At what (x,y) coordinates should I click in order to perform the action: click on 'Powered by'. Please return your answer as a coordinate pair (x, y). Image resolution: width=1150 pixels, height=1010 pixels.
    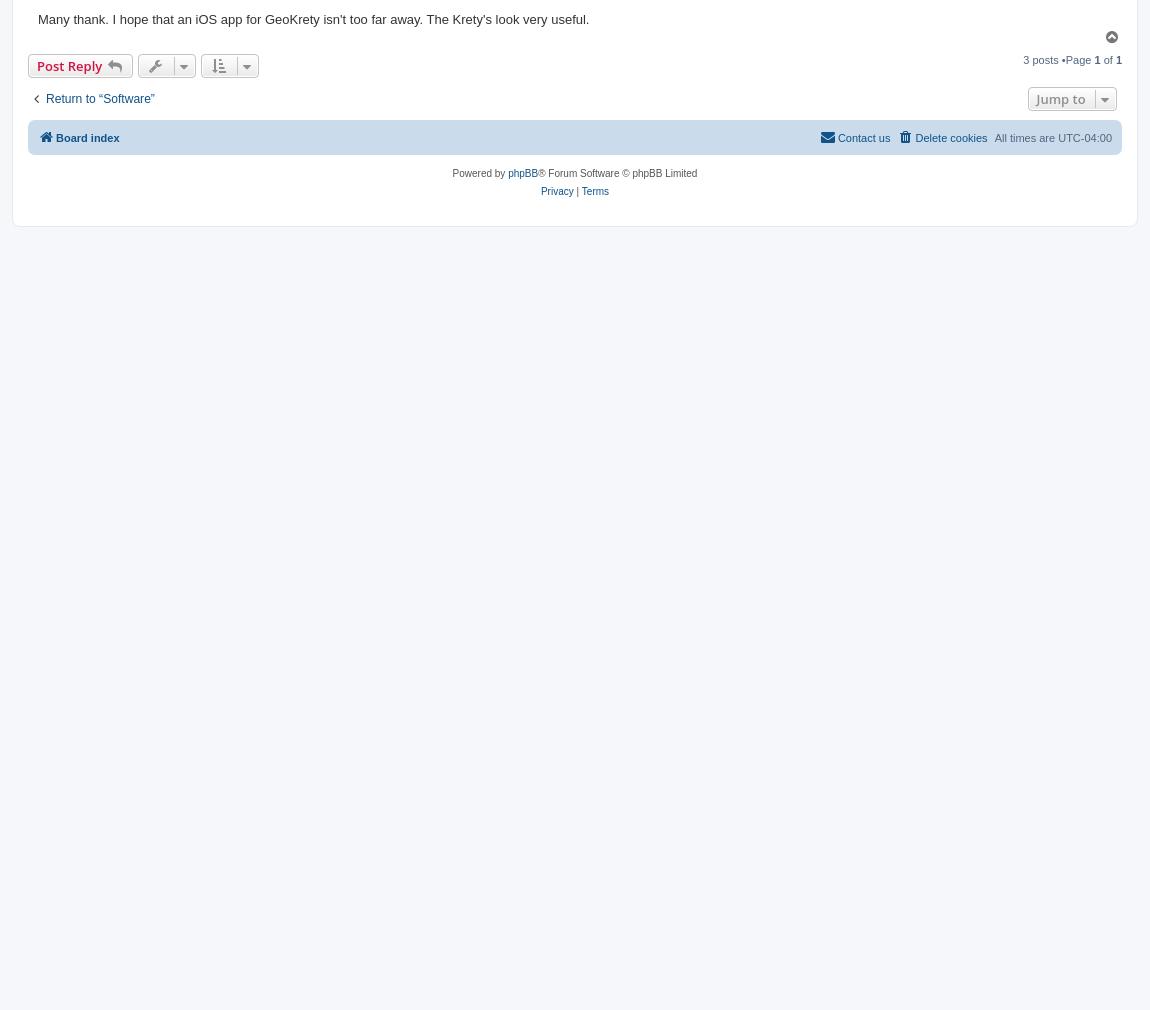
    Looking at the image, I should click on (480, 172).